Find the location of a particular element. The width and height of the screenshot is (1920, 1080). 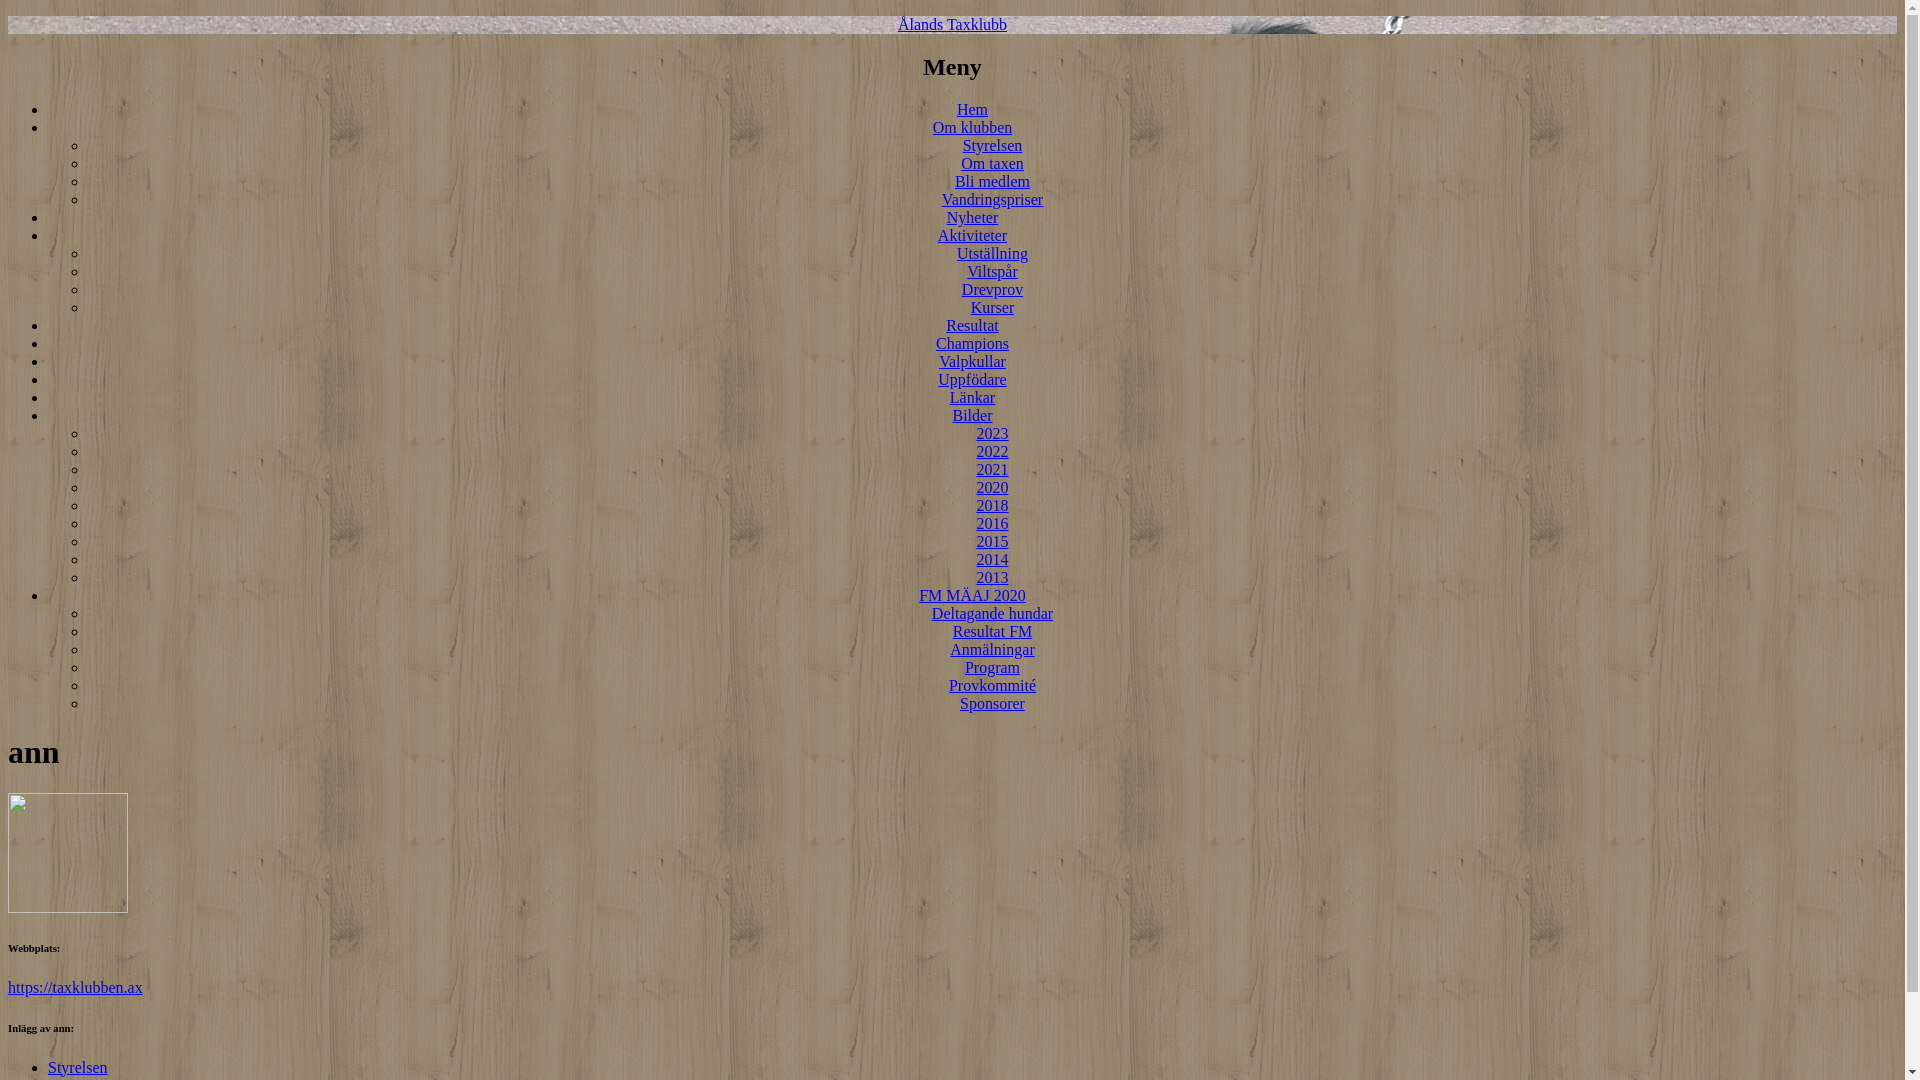

'2023' is located at coordinates (992, 432).